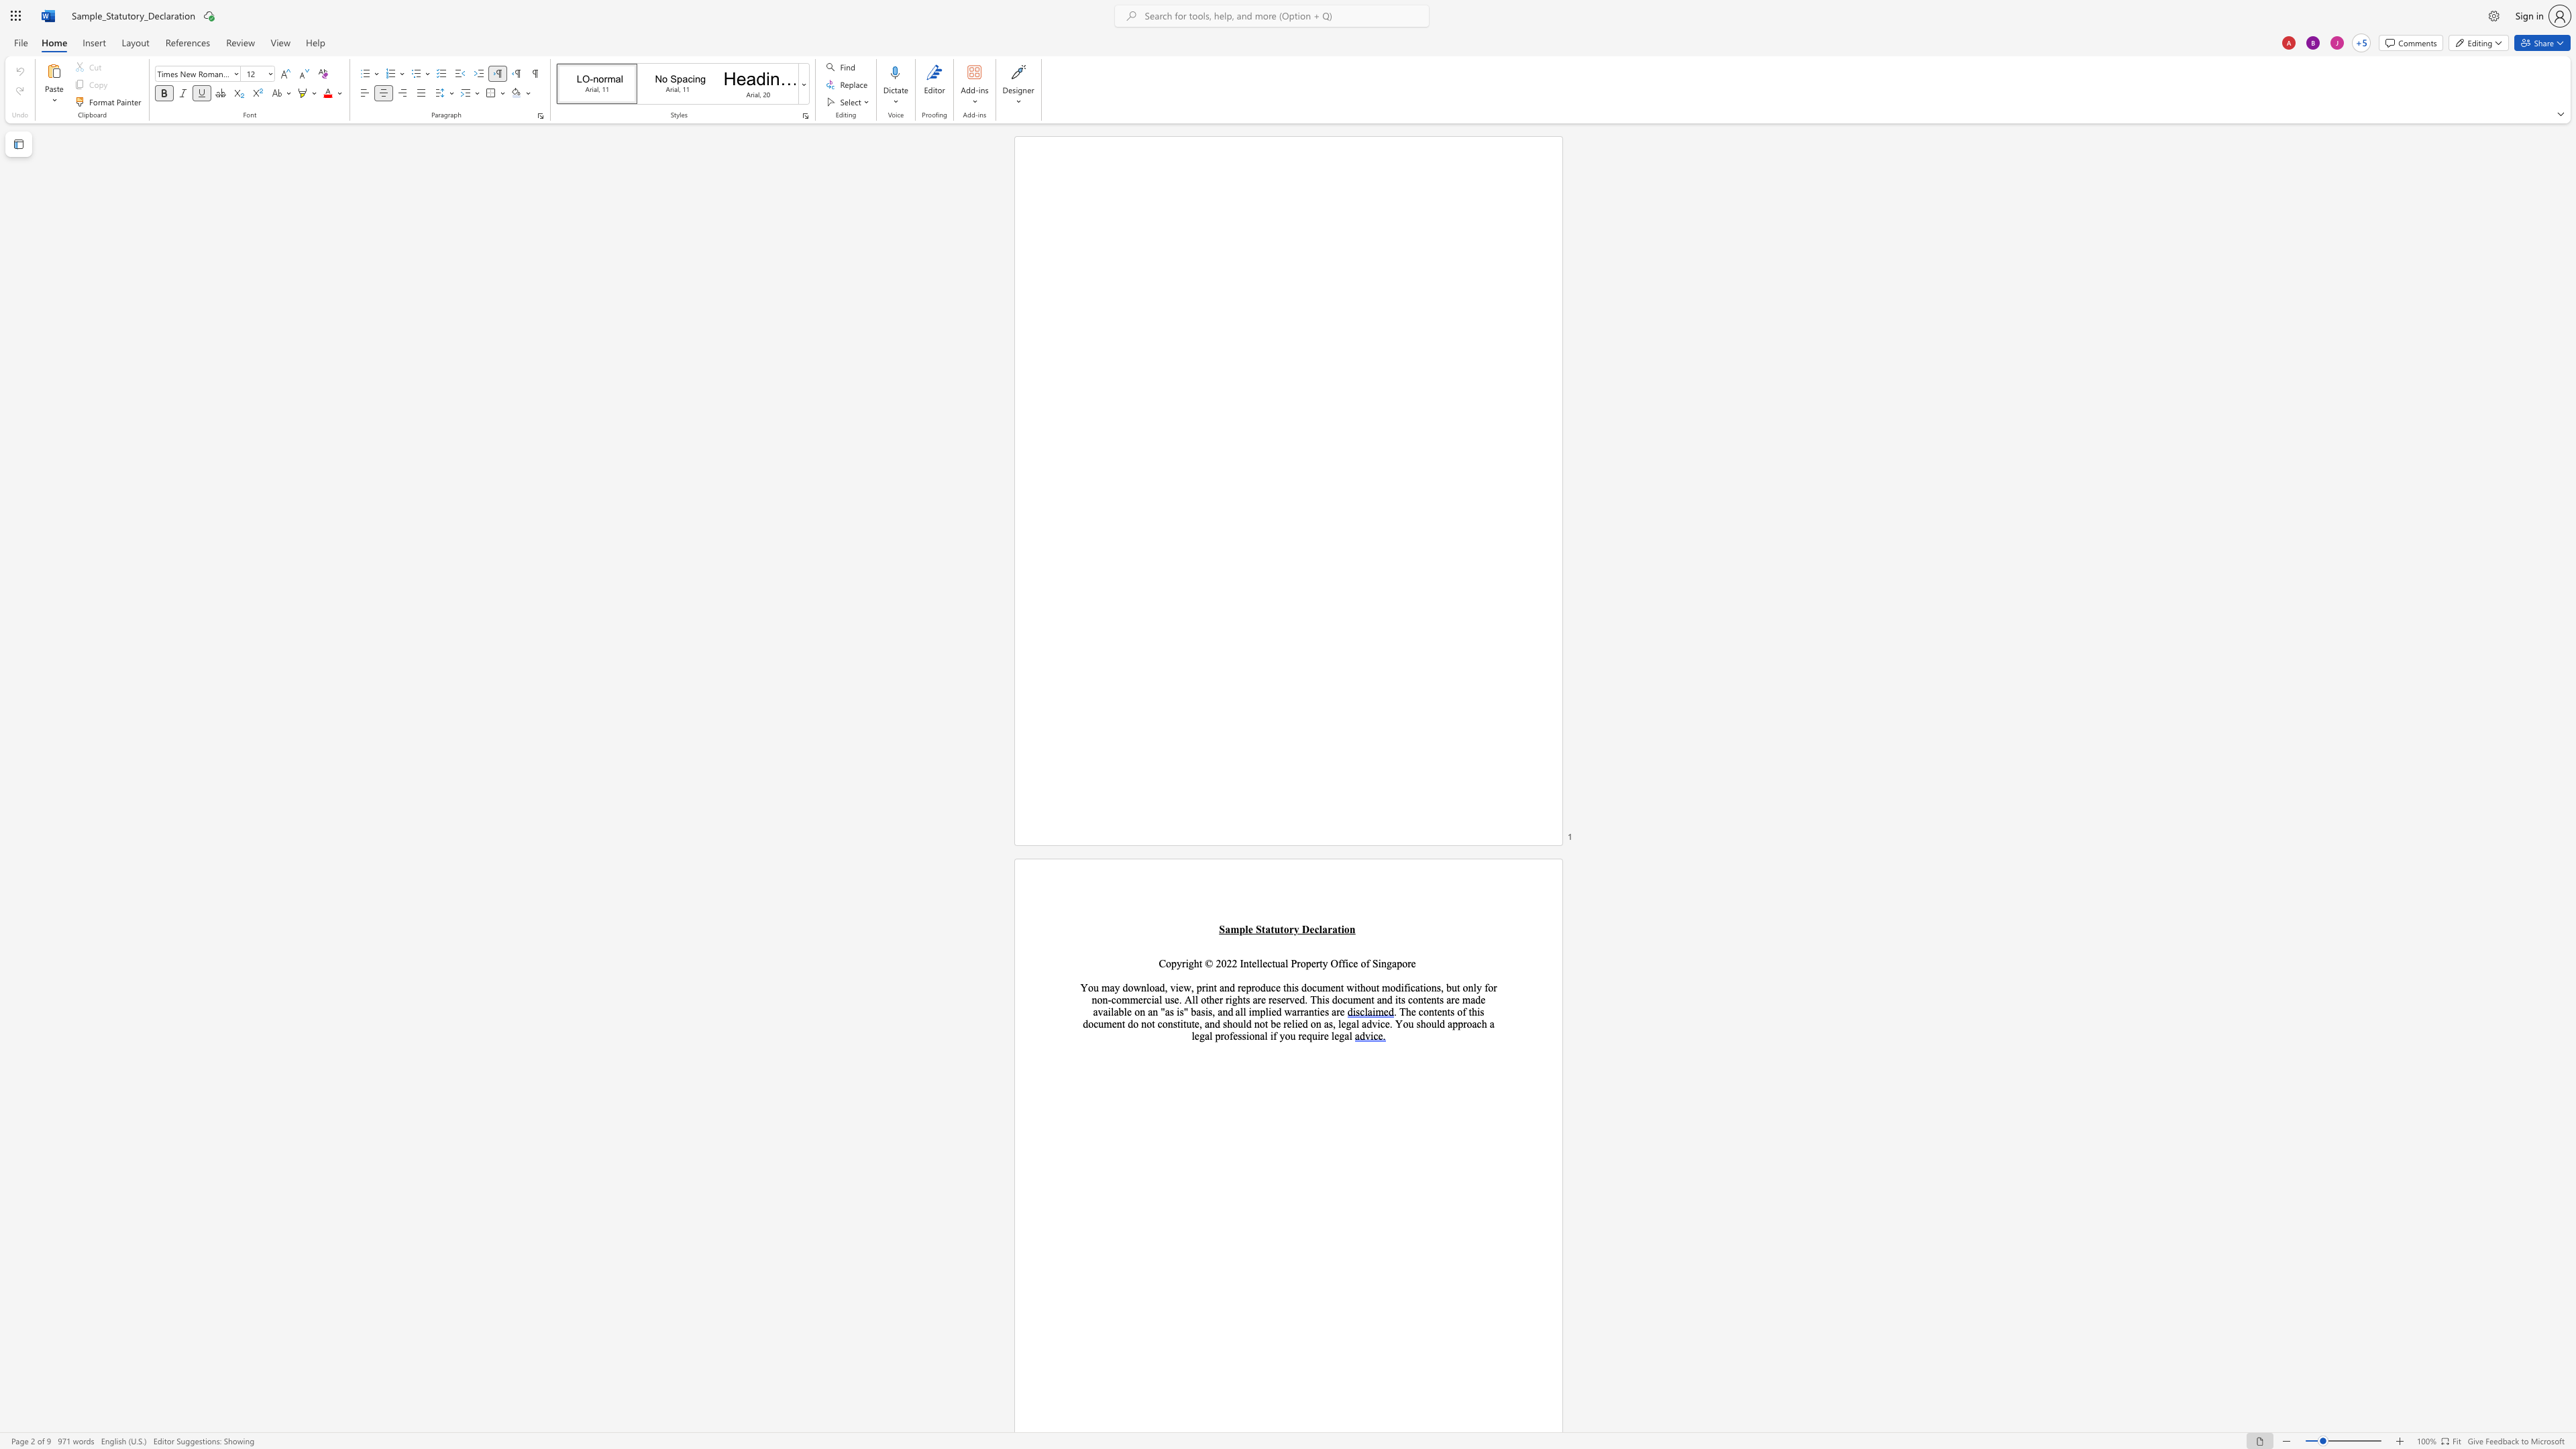  Describe the element at coordinates (1408, 963) in the screenshot. I see `the 4th character "r" in the text` at that location.